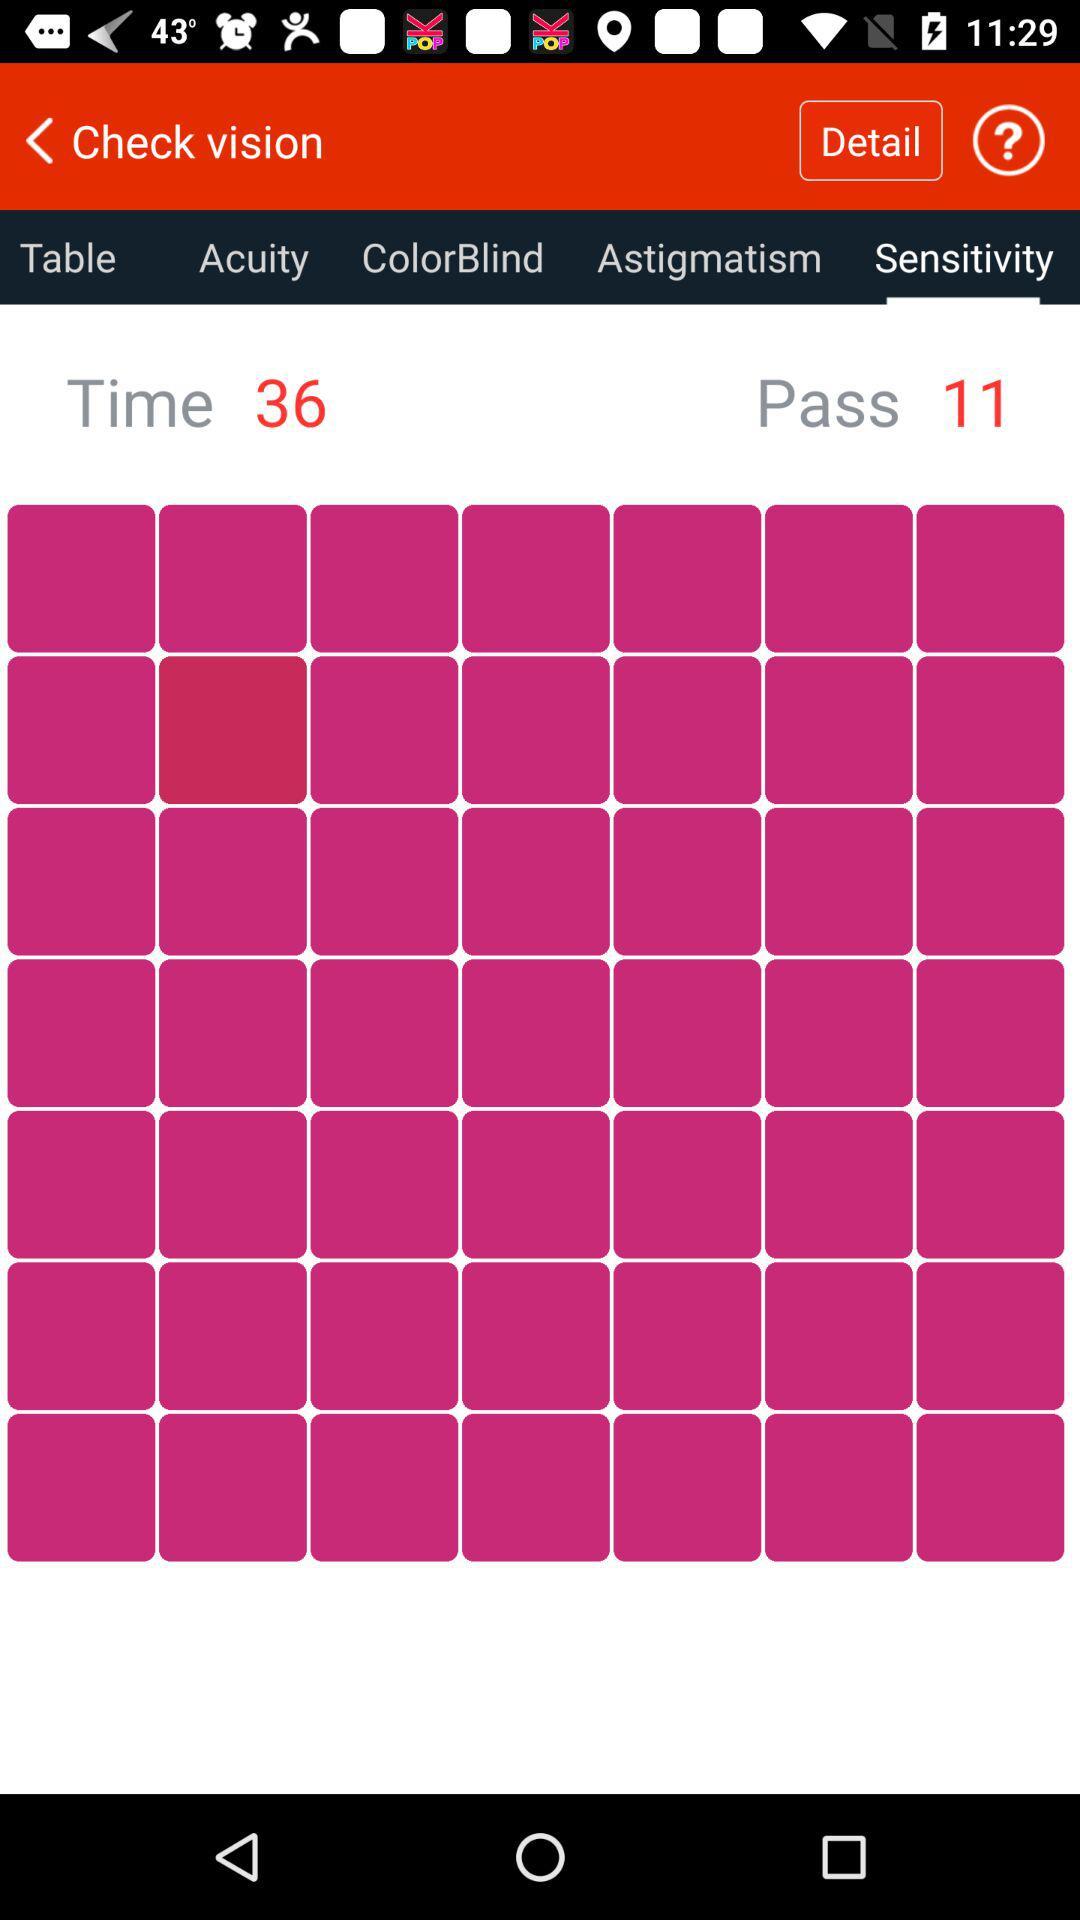  I want to click on the icon next to the sensitivity, so click(708, 256).